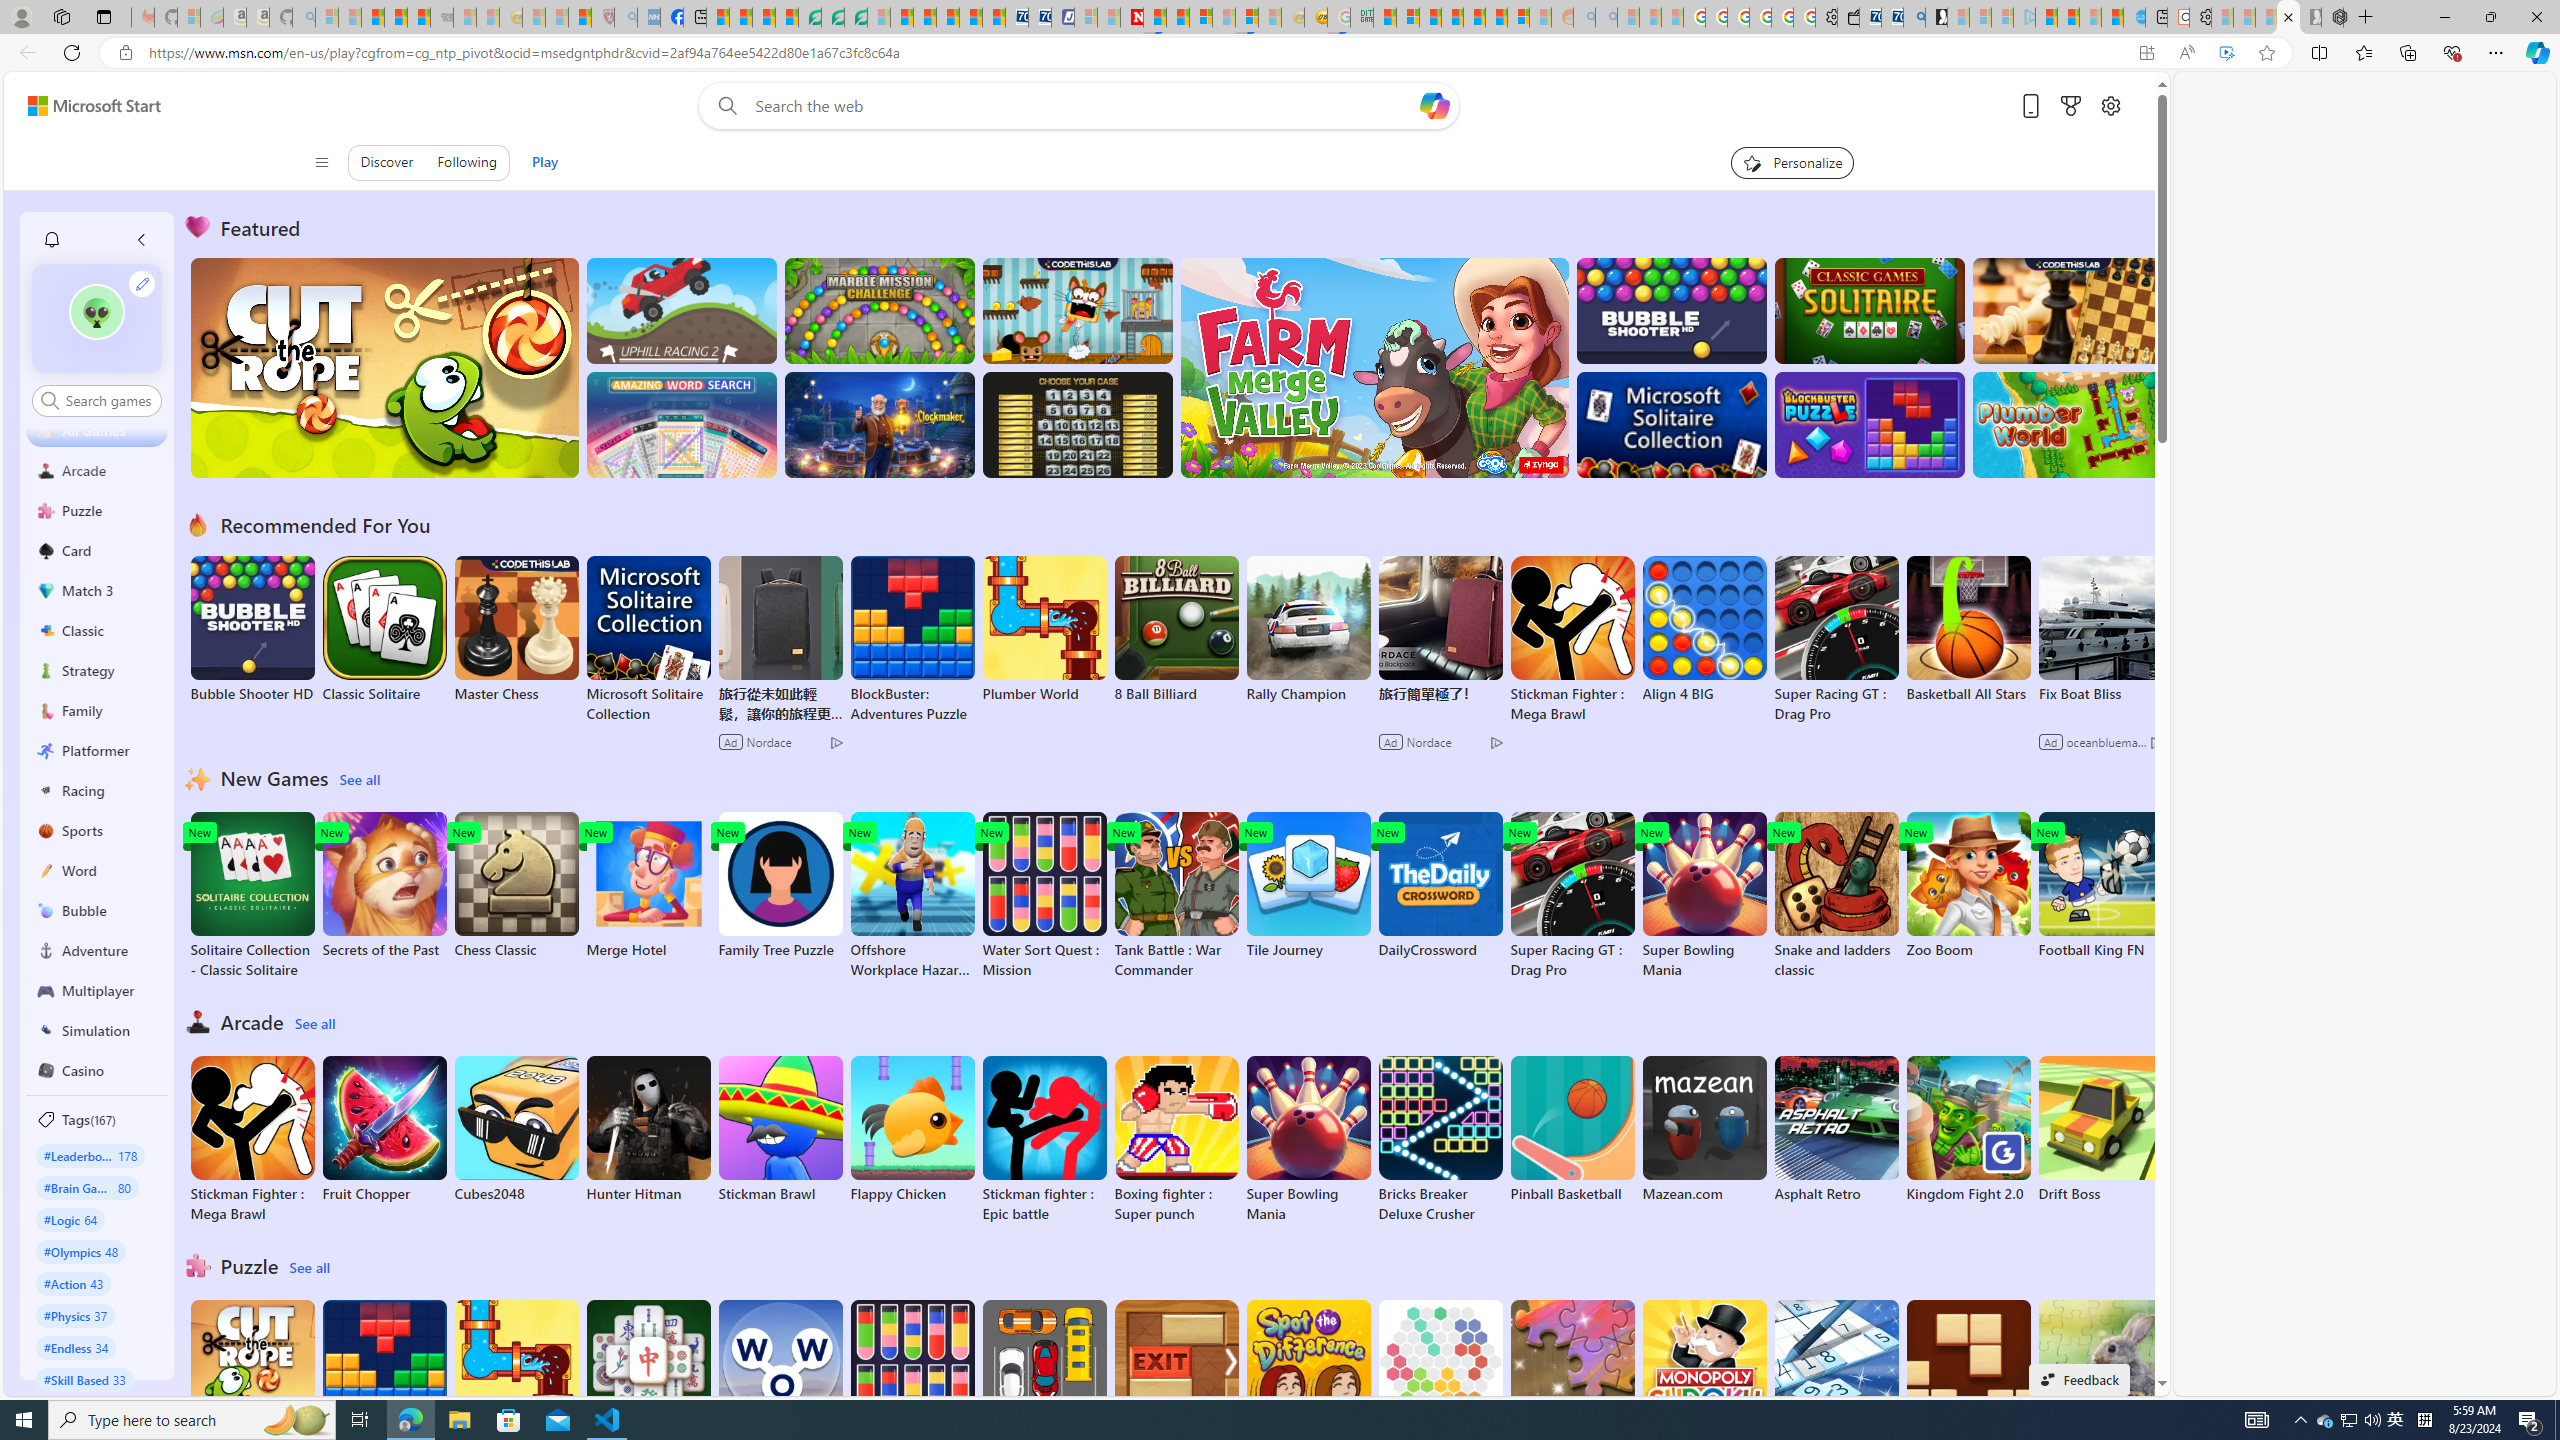 The width and height of the screenshot is (2560, 1440). I want to click on 'Pinball Basketball', so click(1573, 1129).